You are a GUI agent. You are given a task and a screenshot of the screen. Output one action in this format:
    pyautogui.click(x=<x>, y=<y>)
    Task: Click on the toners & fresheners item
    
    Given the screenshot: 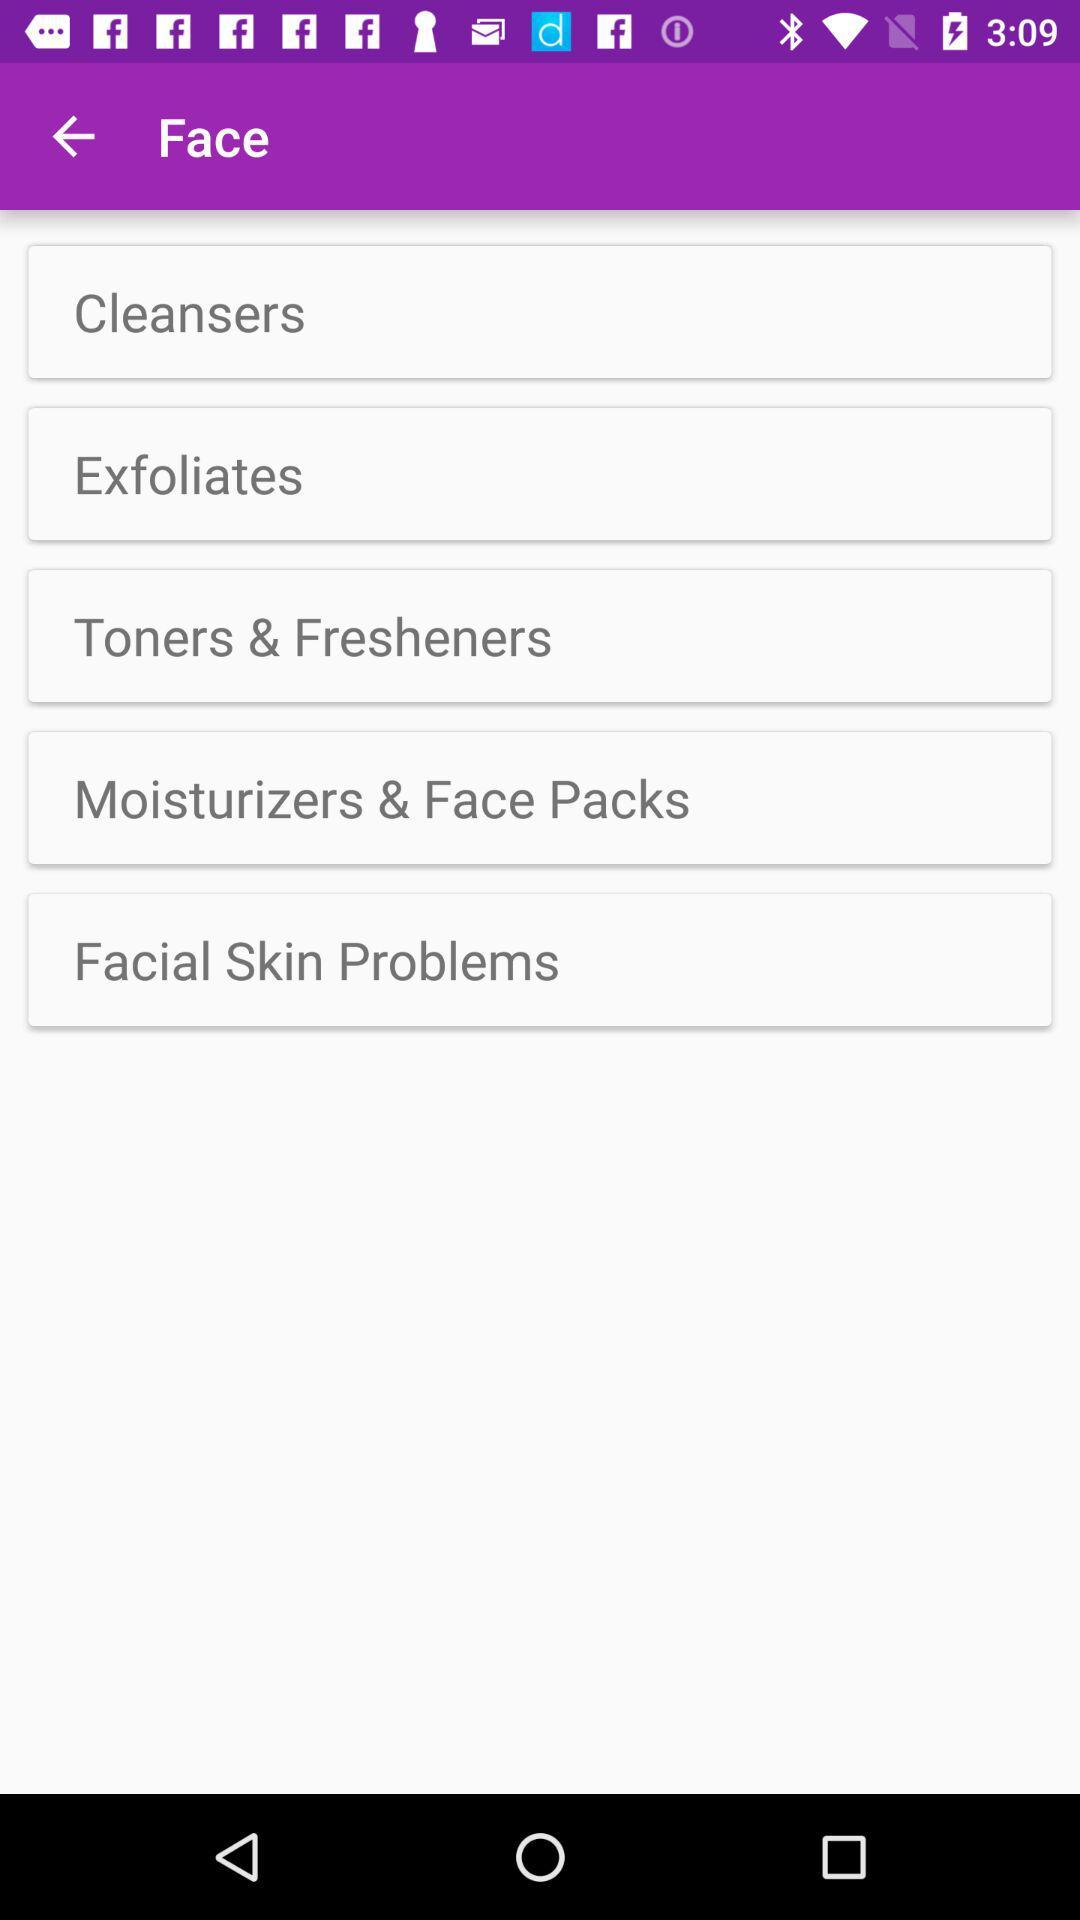 What is the action you would take?
    pyautogui.click(x=540, y=634)
    